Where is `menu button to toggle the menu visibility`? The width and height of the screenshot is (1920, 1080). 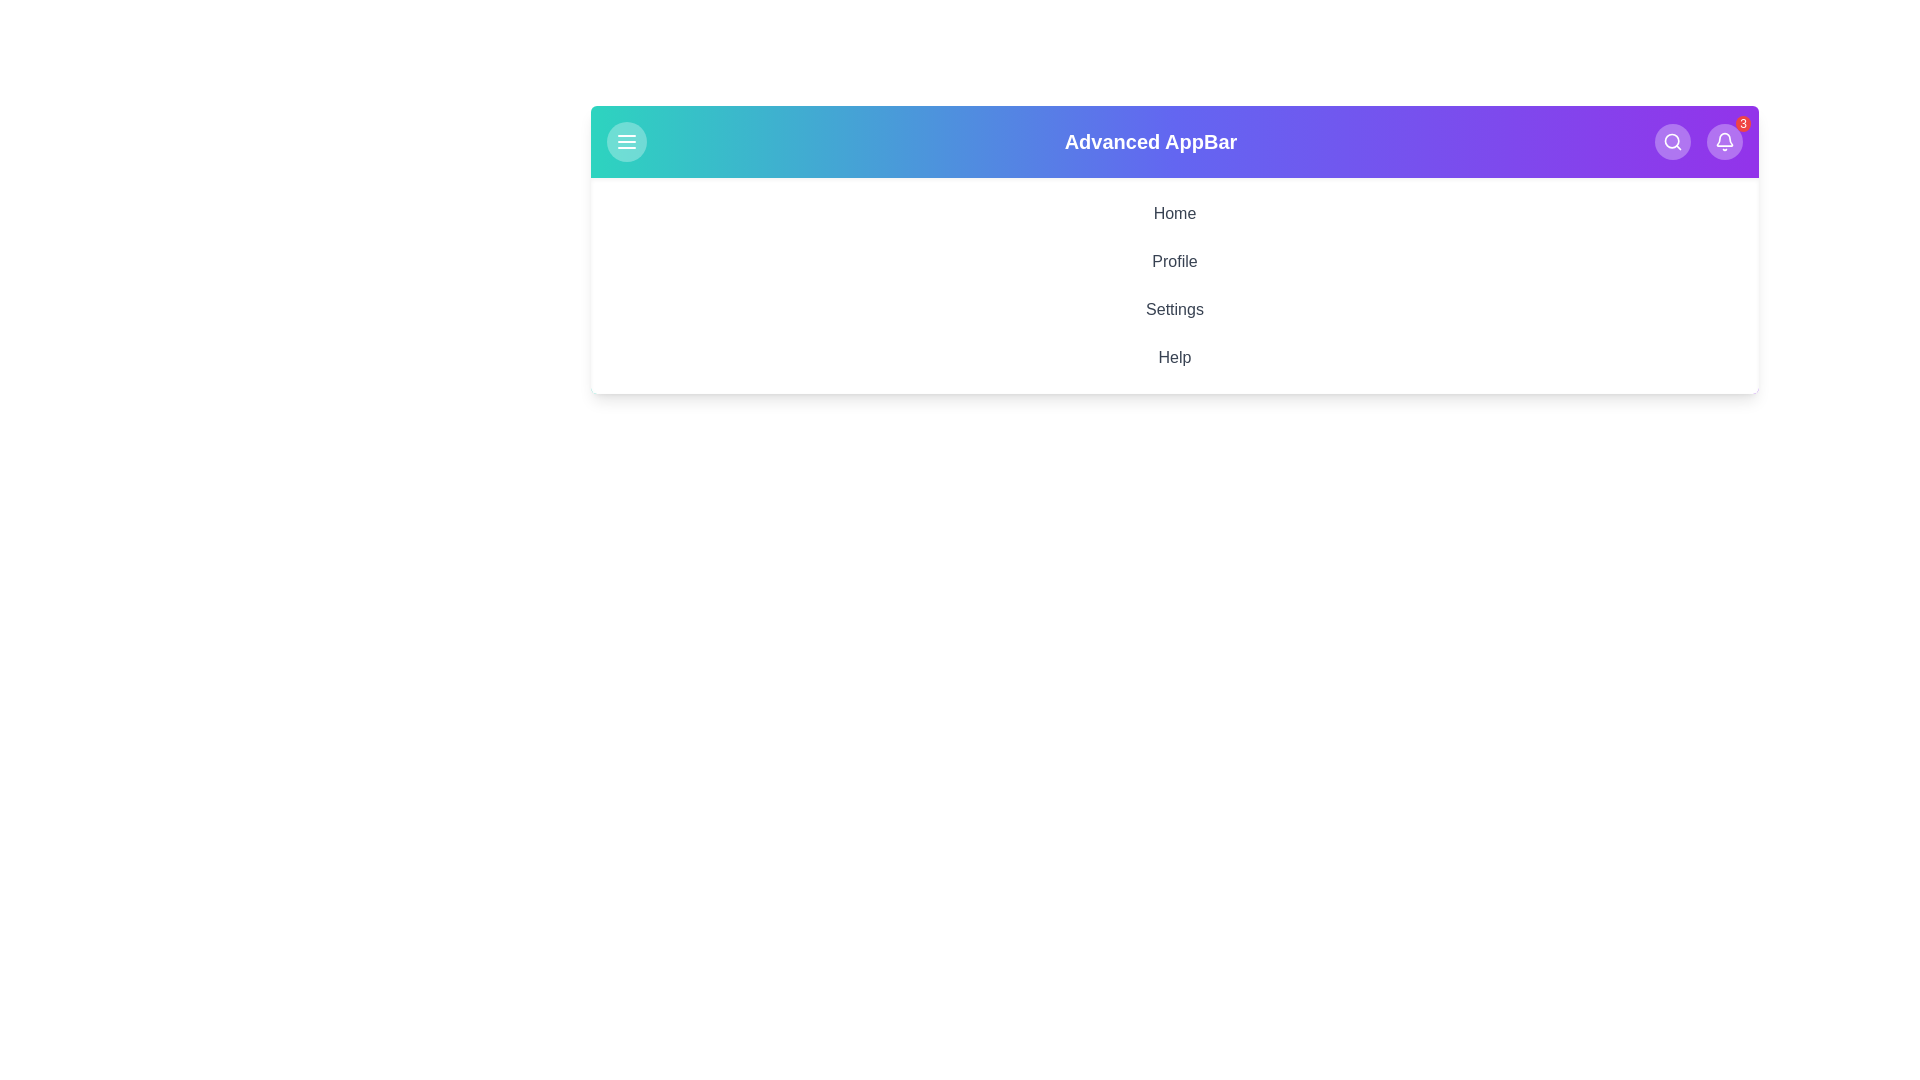
menu button to toggle the menu visibility is located at coordinates (626, 141).